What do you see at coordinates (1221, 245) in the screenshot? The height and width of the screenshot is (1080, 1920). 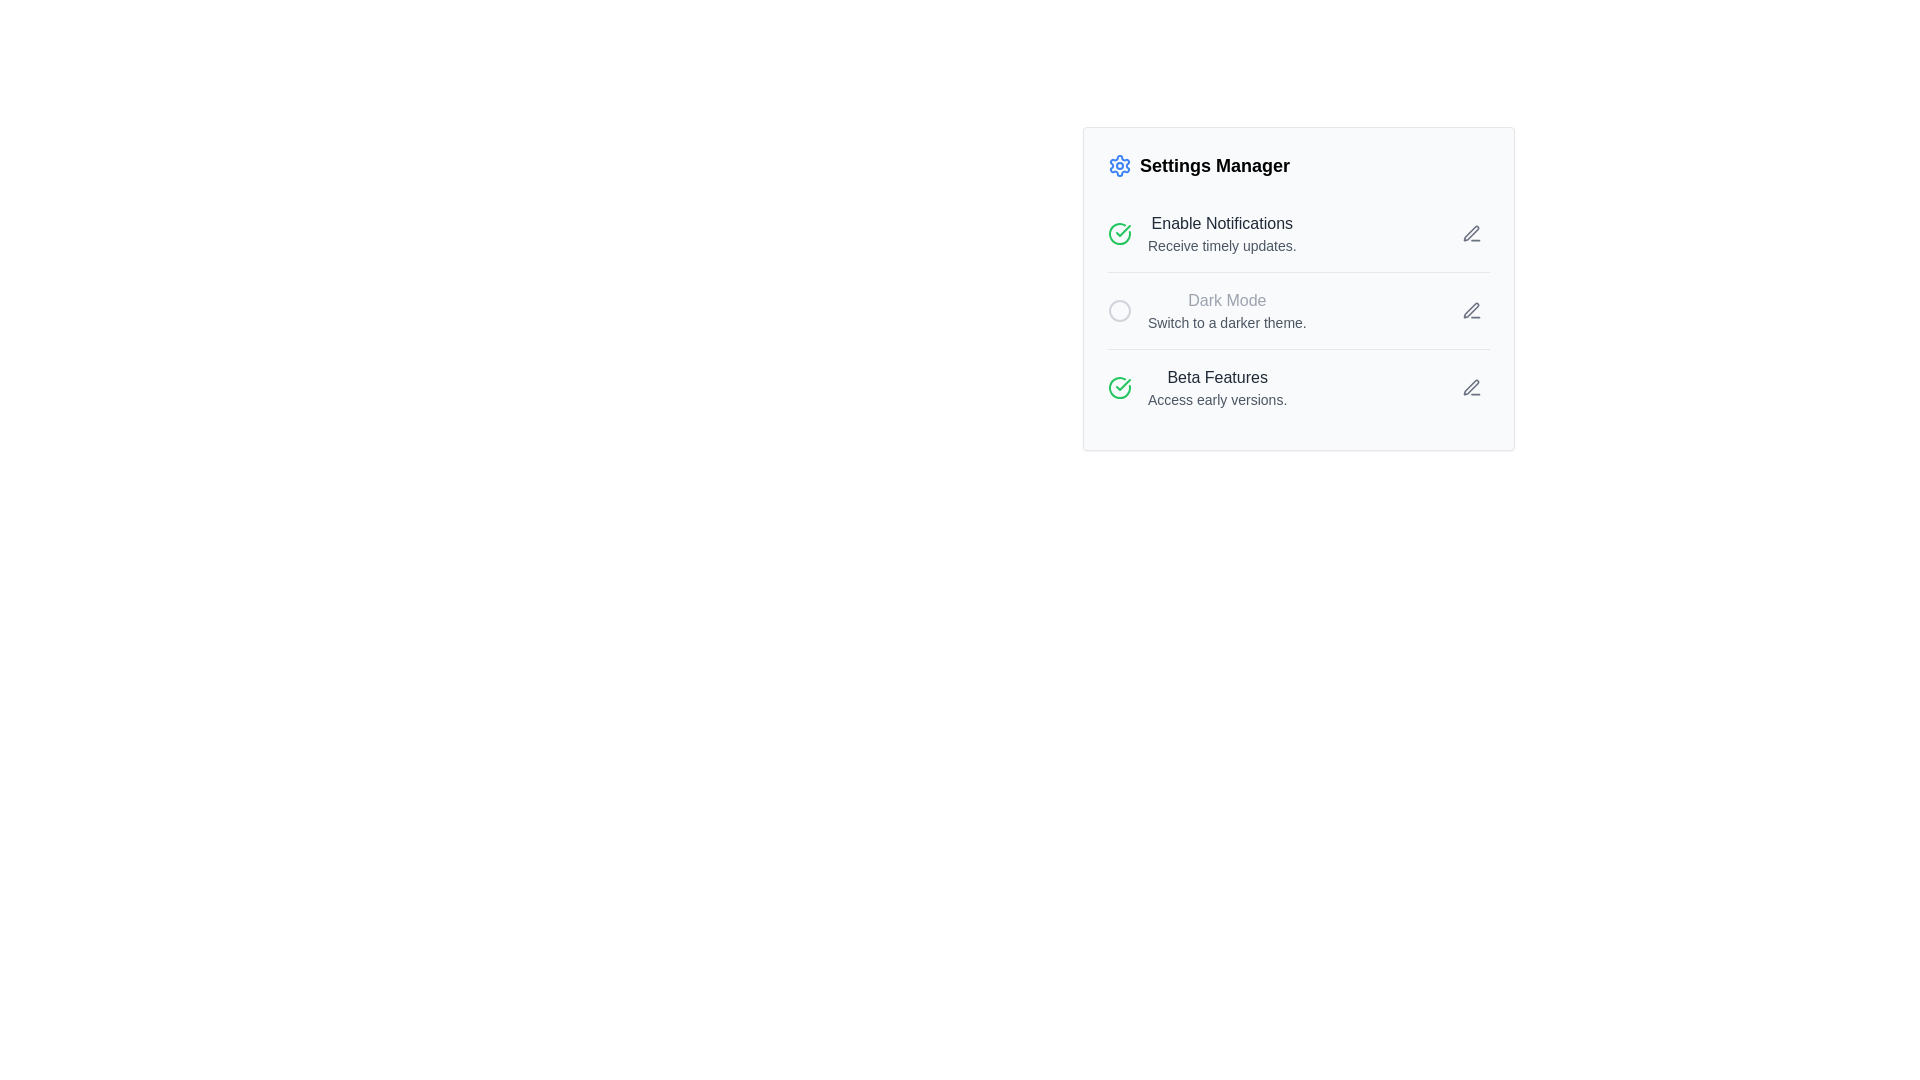 I see `the text label that says 'Receive timely updates.' in the 'Enable Notifications' section, which is styled in gray and located beneath the main heading` at bounding box center [1221, 245].